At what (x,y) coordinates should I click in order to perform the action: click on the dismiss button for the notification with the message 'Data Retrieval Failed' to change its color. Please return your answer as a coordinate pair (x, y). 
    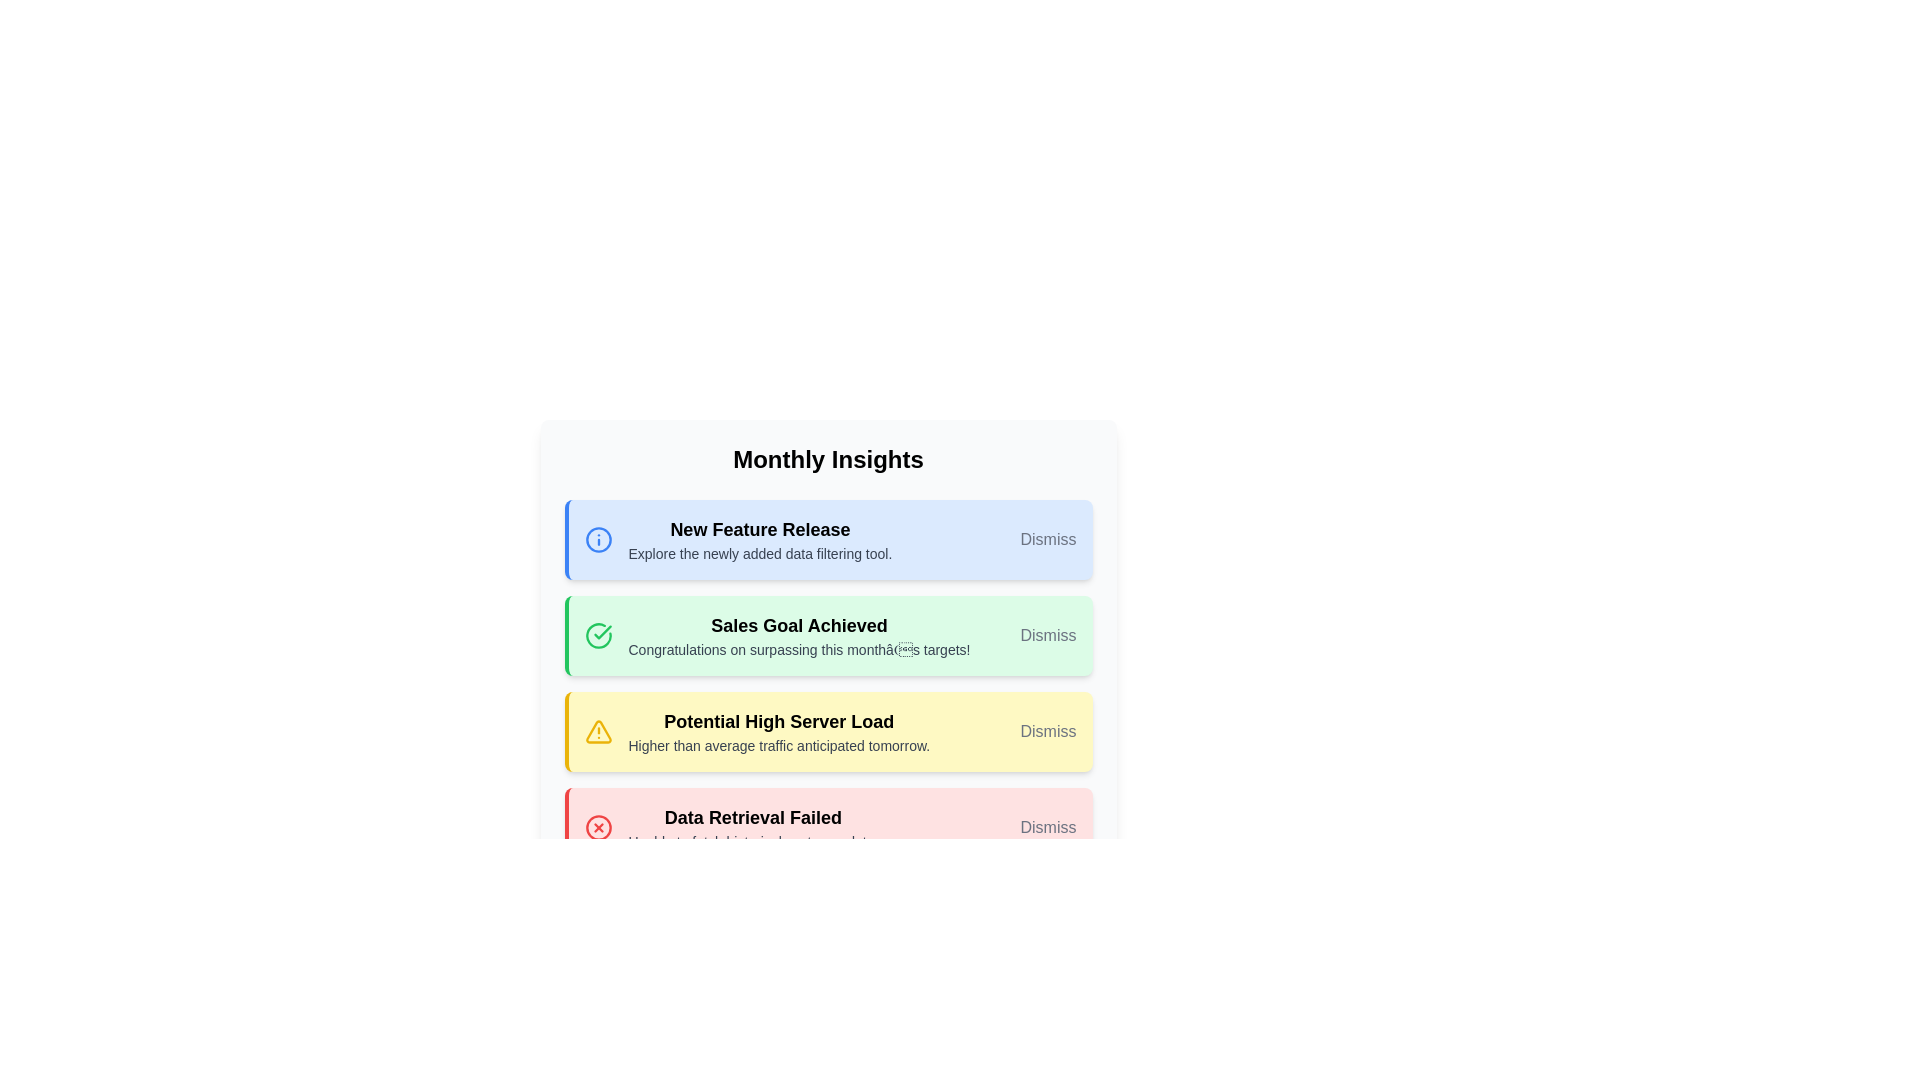
    Looking at the image, I should click on (1047, 828).